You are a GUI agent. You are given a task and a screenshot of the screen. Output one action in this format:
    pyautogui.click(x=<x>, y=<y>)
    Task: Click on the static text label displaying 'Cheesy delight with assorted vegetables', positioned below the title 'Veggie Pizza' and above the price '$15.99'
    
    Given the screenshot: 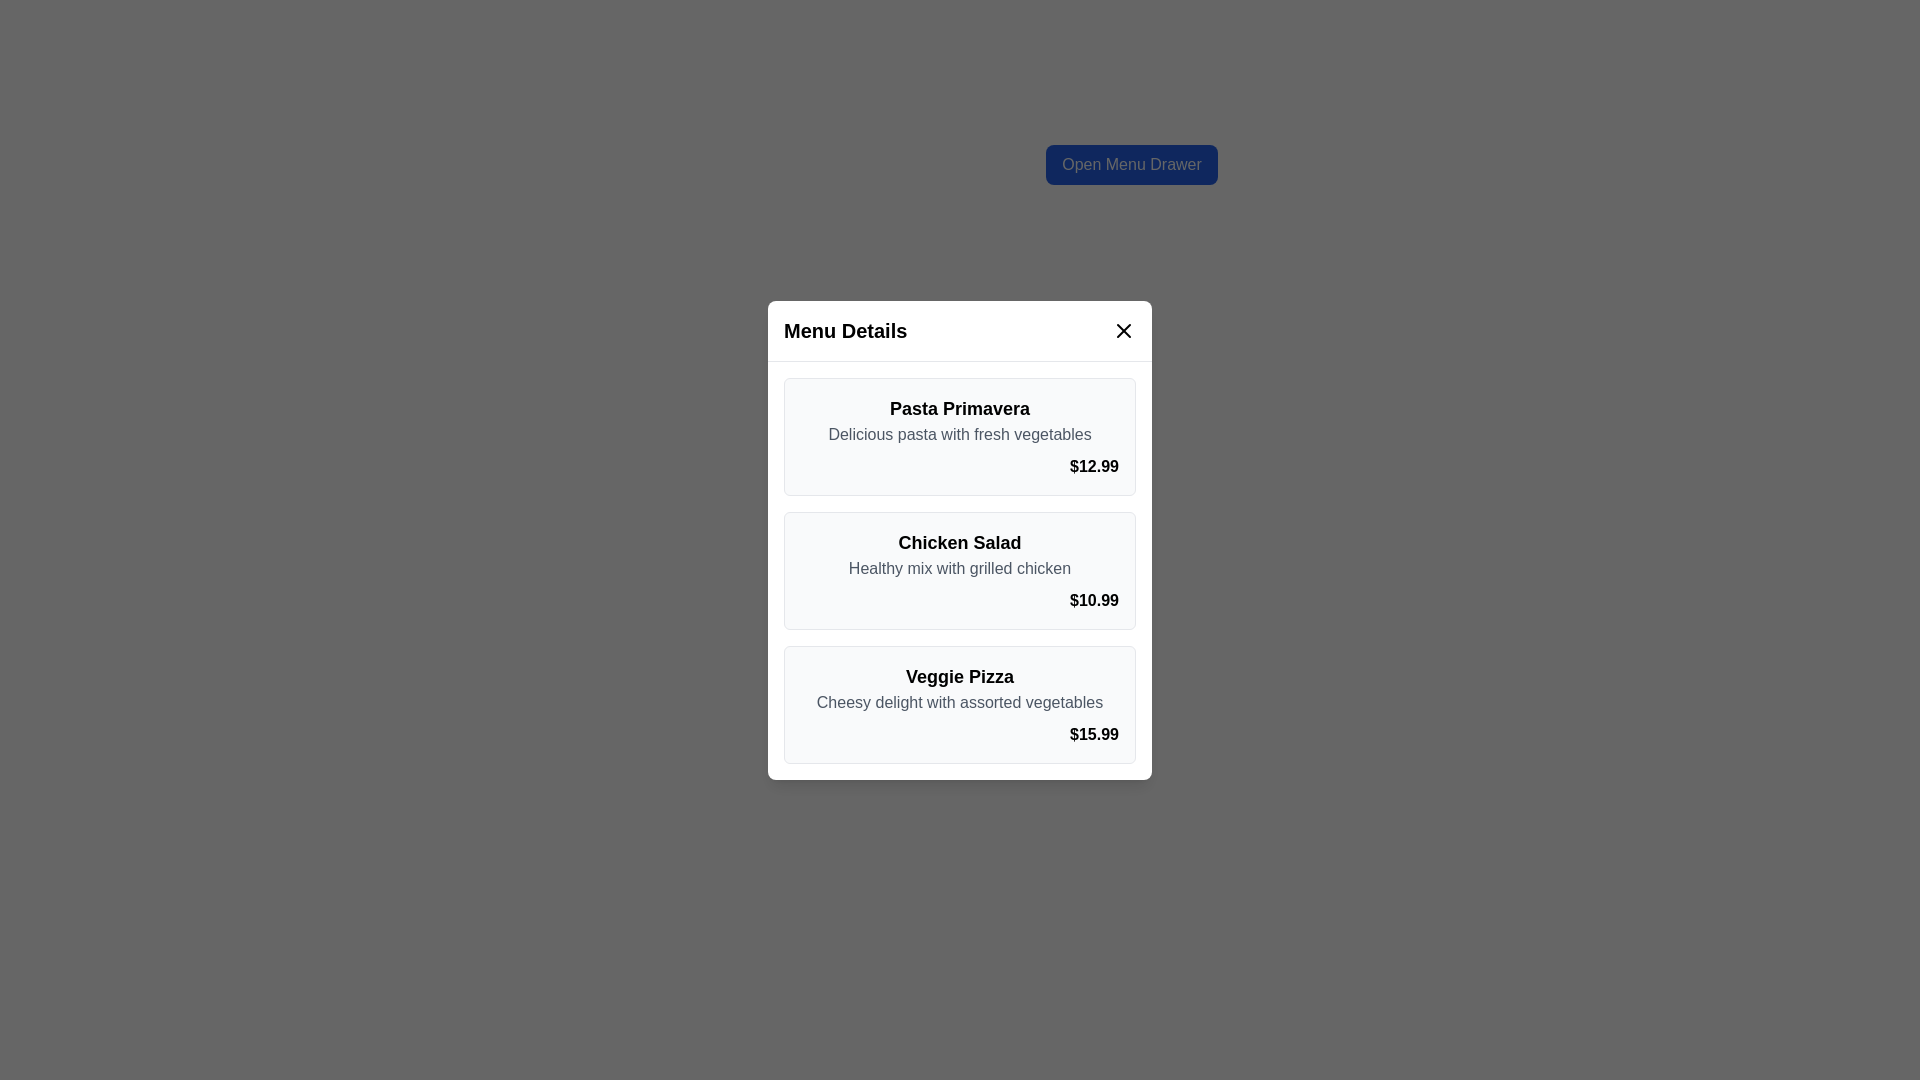 What is the action you would take?
    pyautogui.click(x=960, y=701)
    